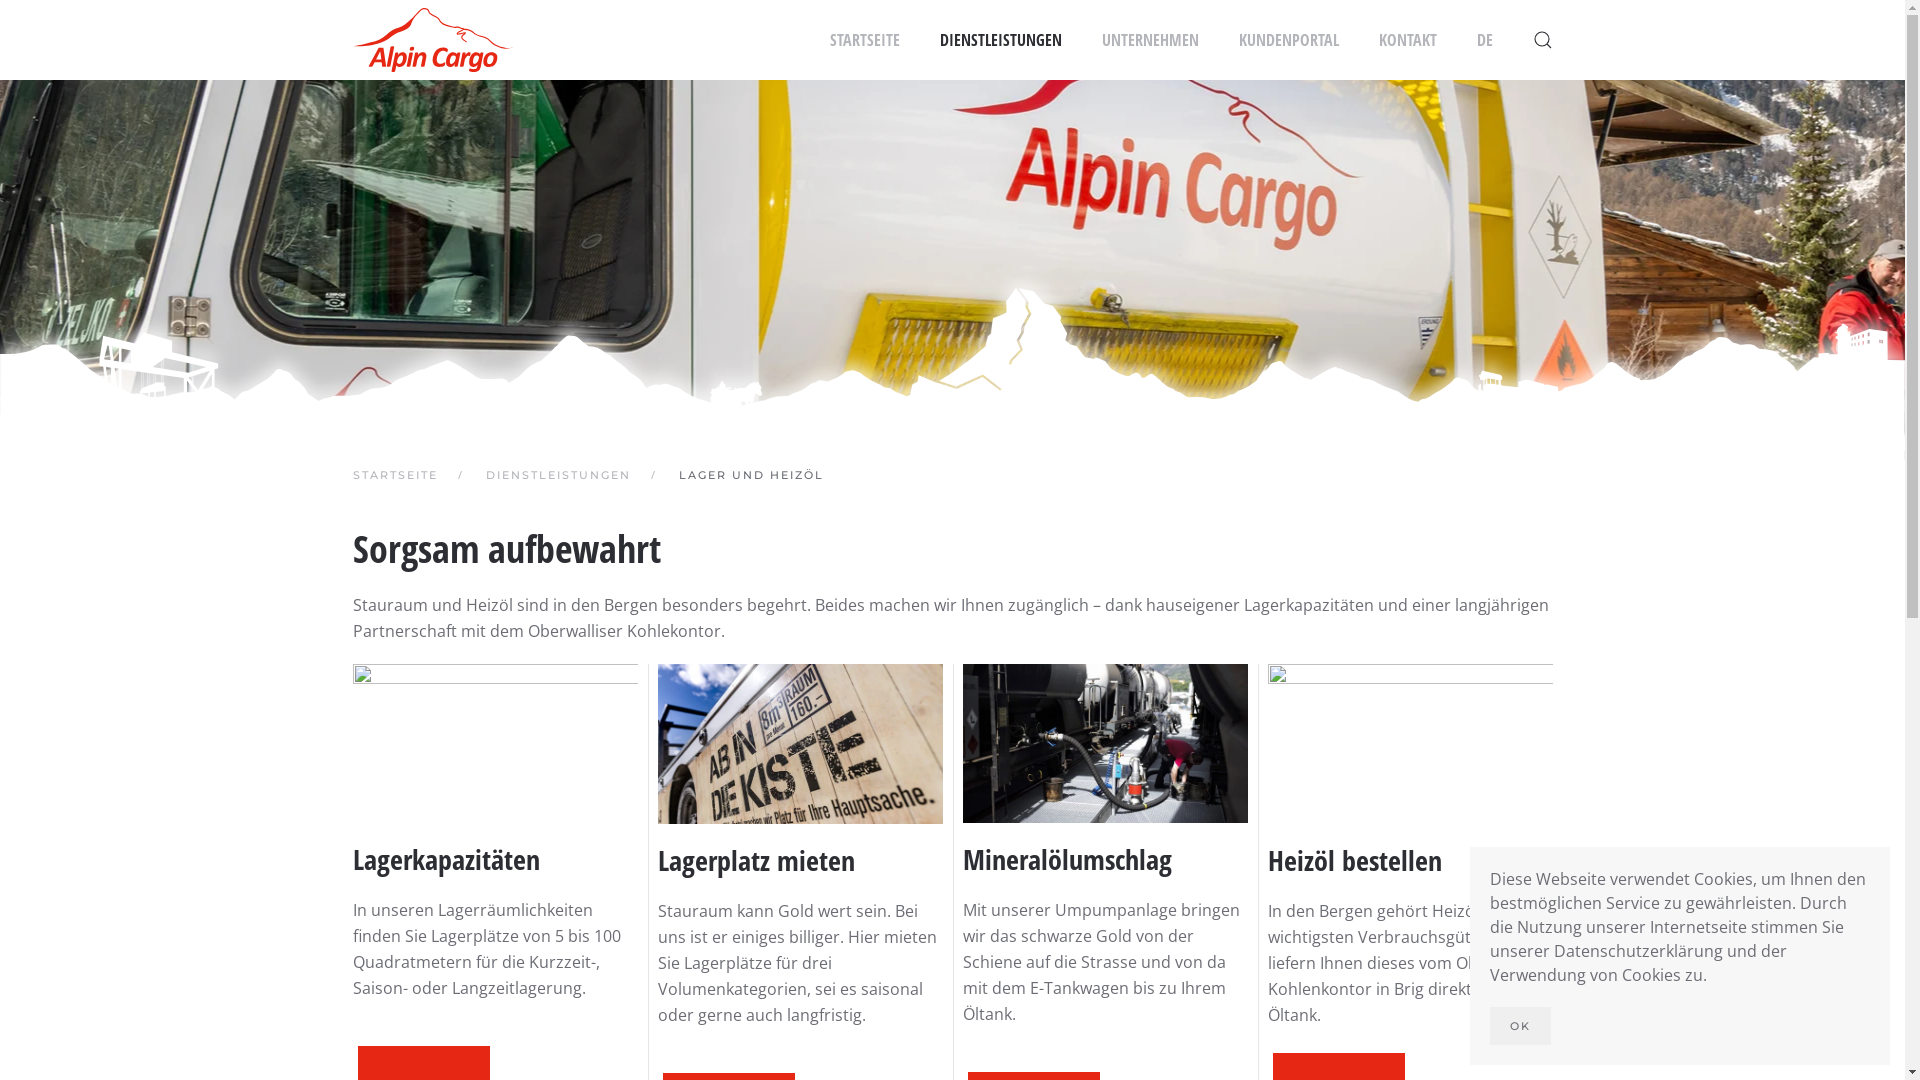 Image resolution: width=1920 pixels, height=1080 pixels. I want to click on 'KUNDENPORTAL', so click(1287, 39).